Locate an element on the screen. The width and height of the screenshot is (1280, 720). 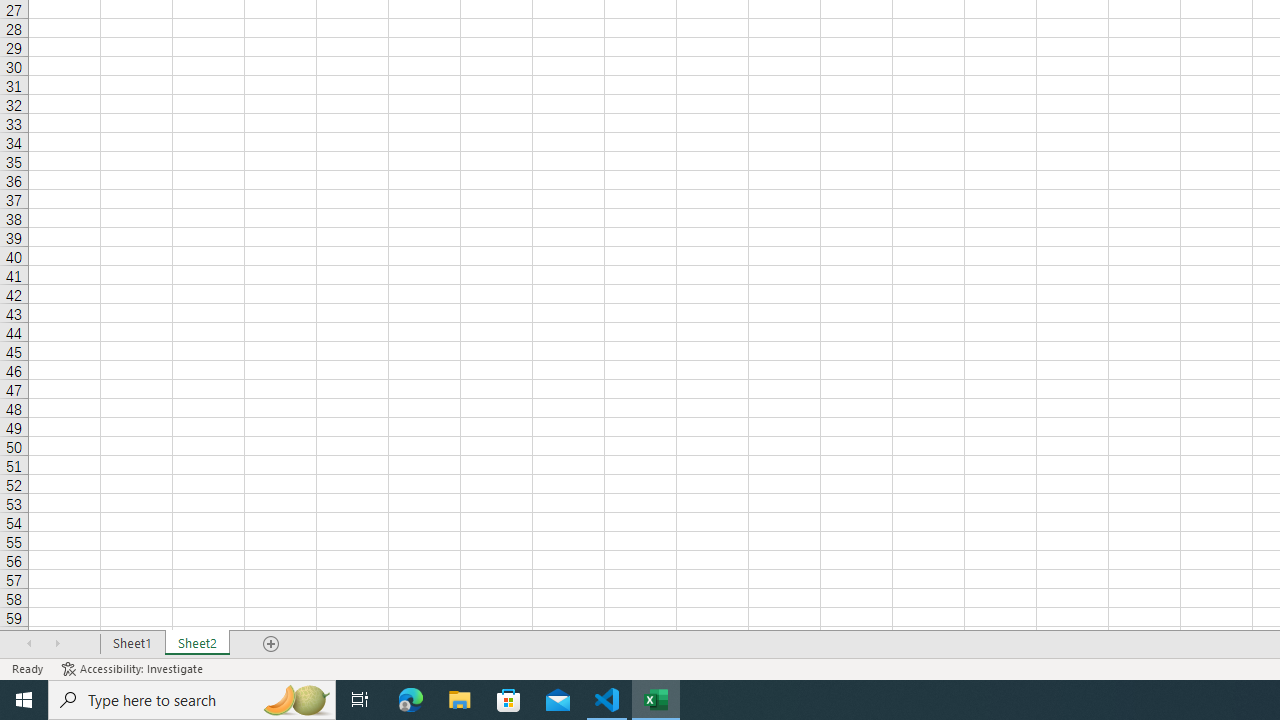
'Scroll Left' is located at coordinates (29, 644).